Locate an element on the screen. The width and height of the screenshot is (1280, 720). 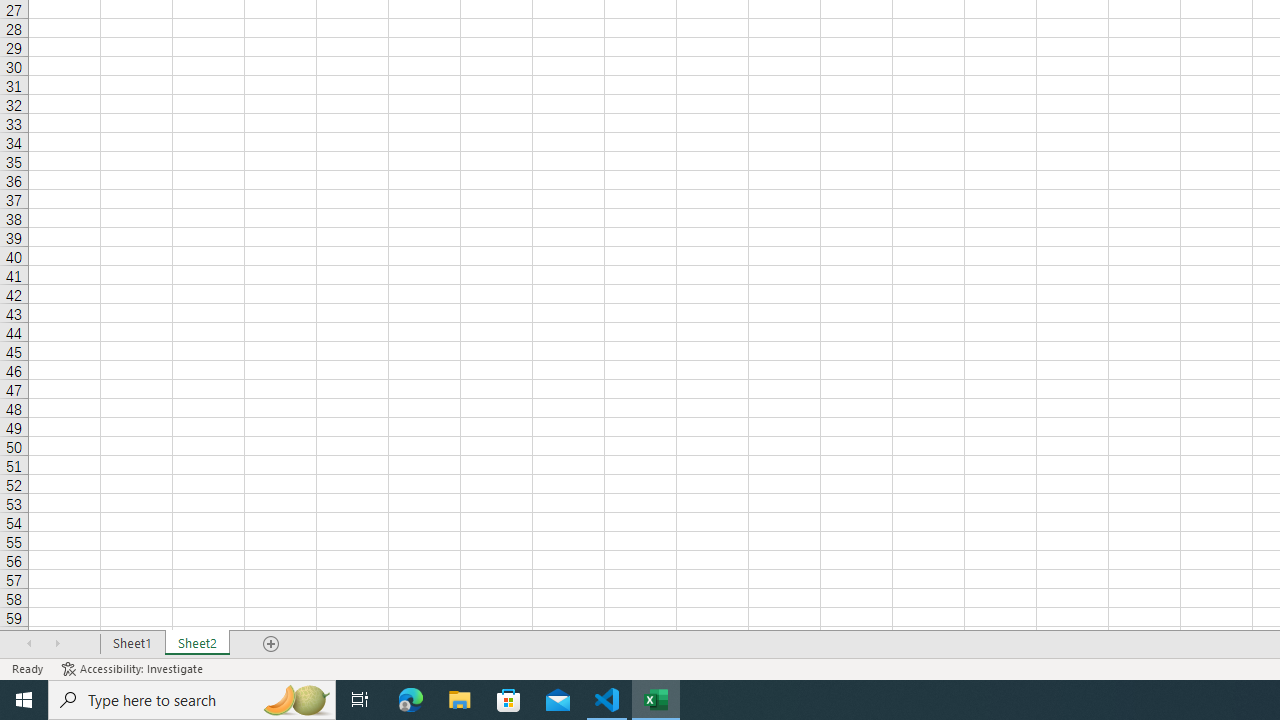
'Scroll Left' is located at coordinates (29, 644).